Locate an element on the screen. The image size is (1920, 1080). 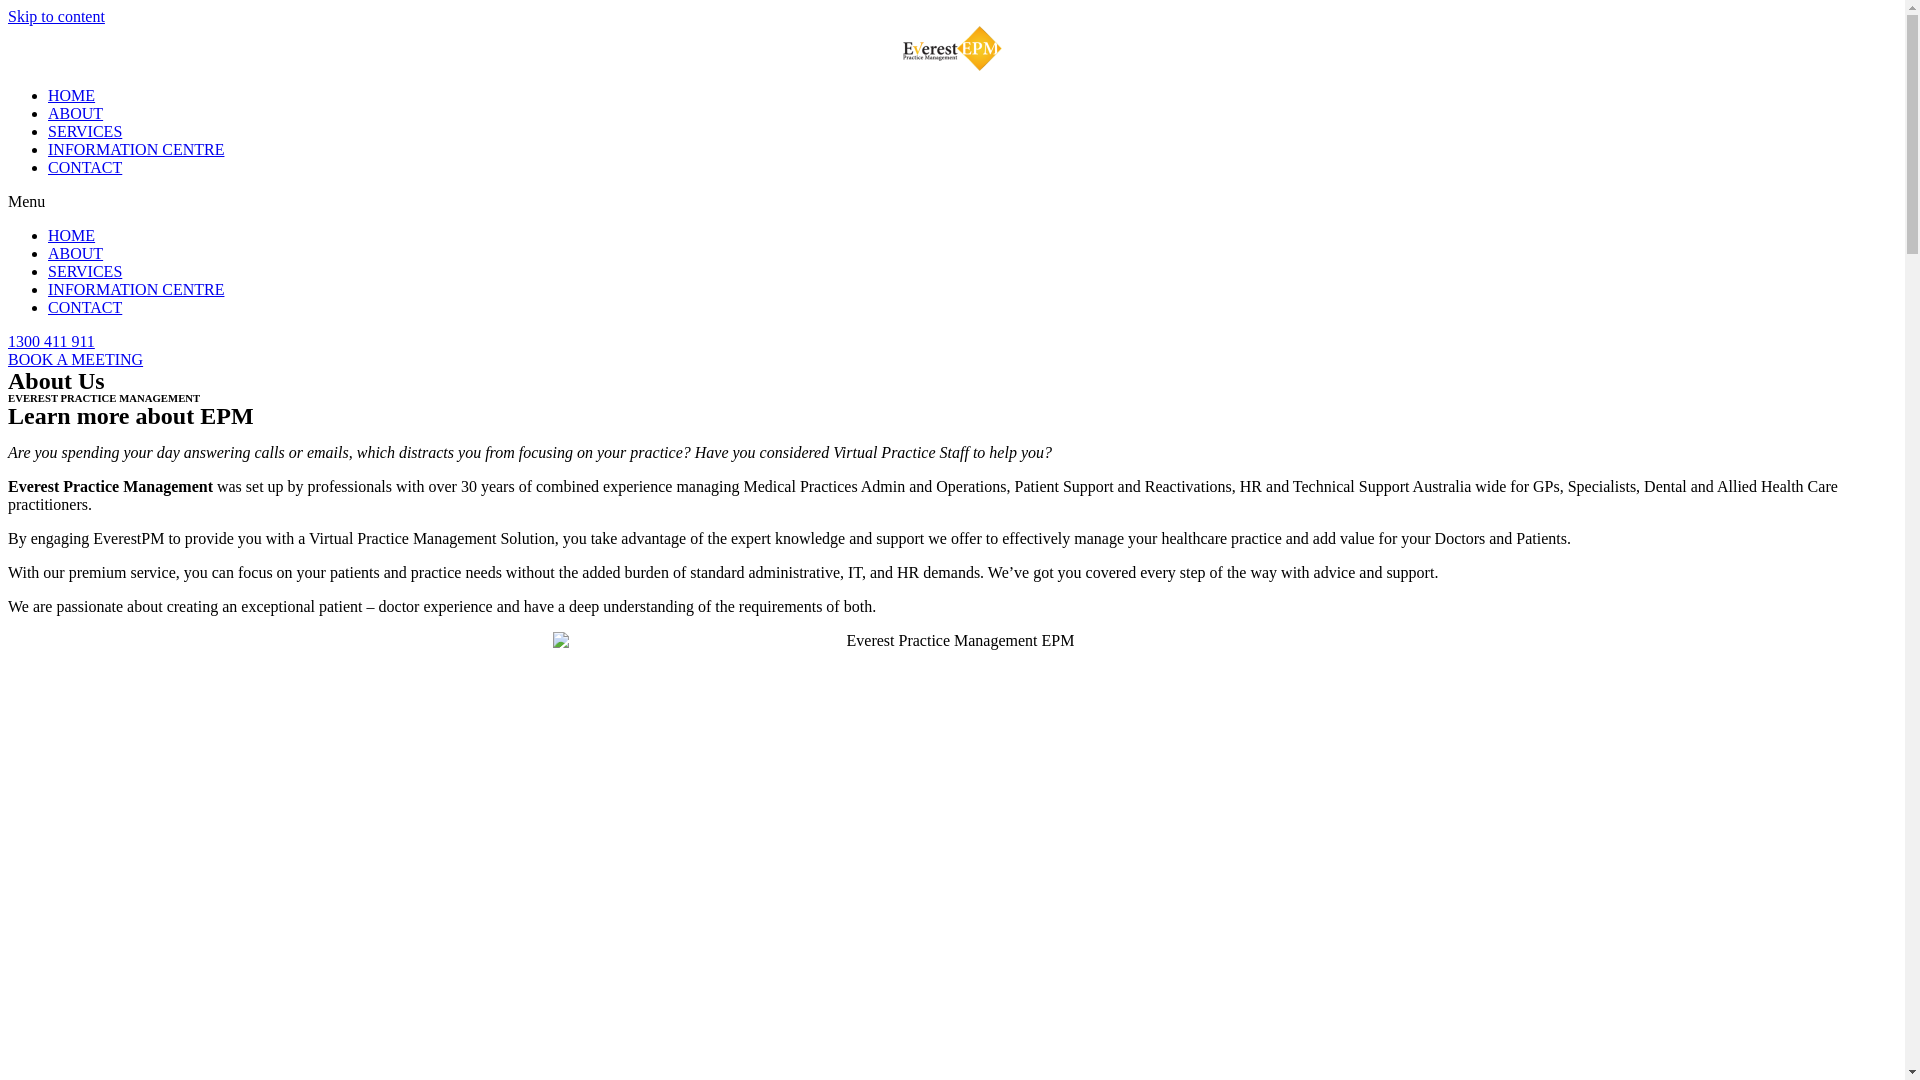
'HOME' is located at coordinates (71, 234).